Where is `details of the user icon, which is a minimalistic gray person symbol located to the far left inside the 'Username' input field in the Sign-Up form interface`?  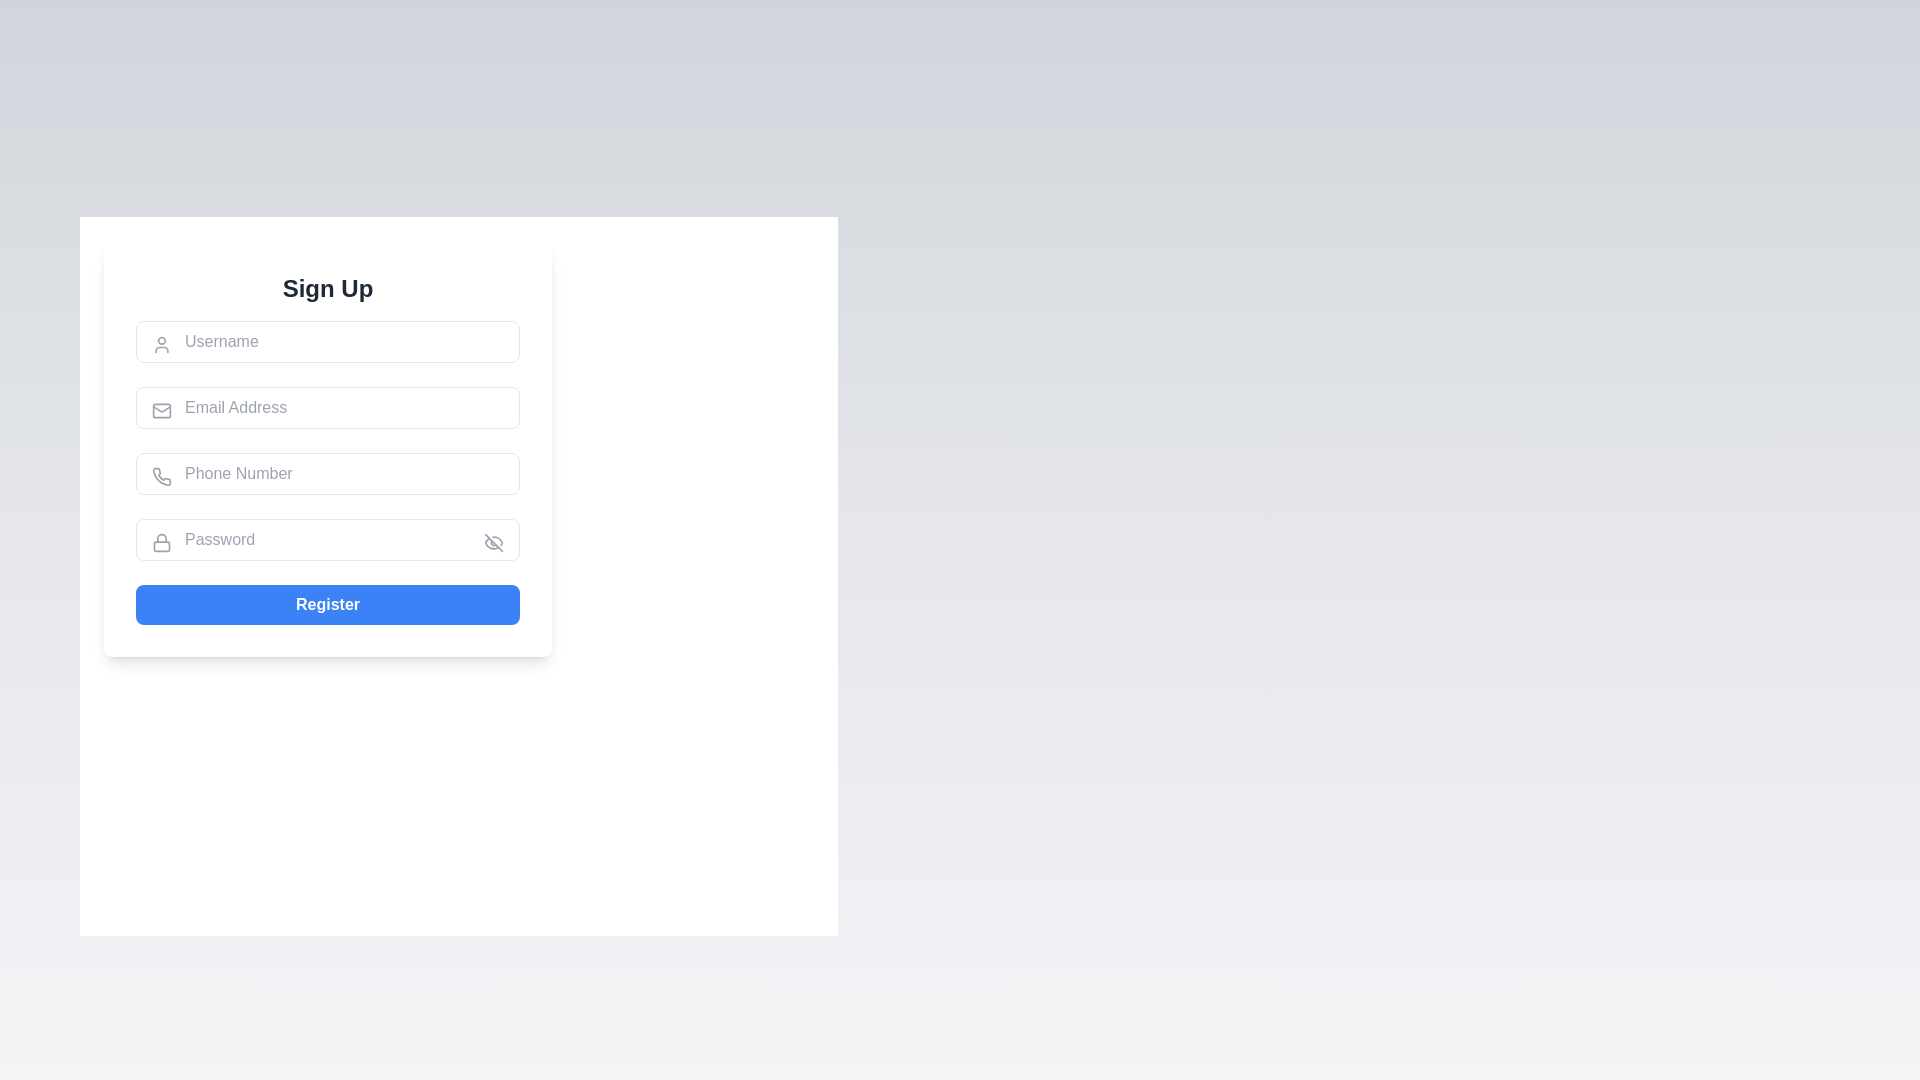
details of the user icon, which is a minimalistic gray person symbol located to the far left inside the 'Username' input field in the Sign-Up form interface is located at coordinates (162, 343).